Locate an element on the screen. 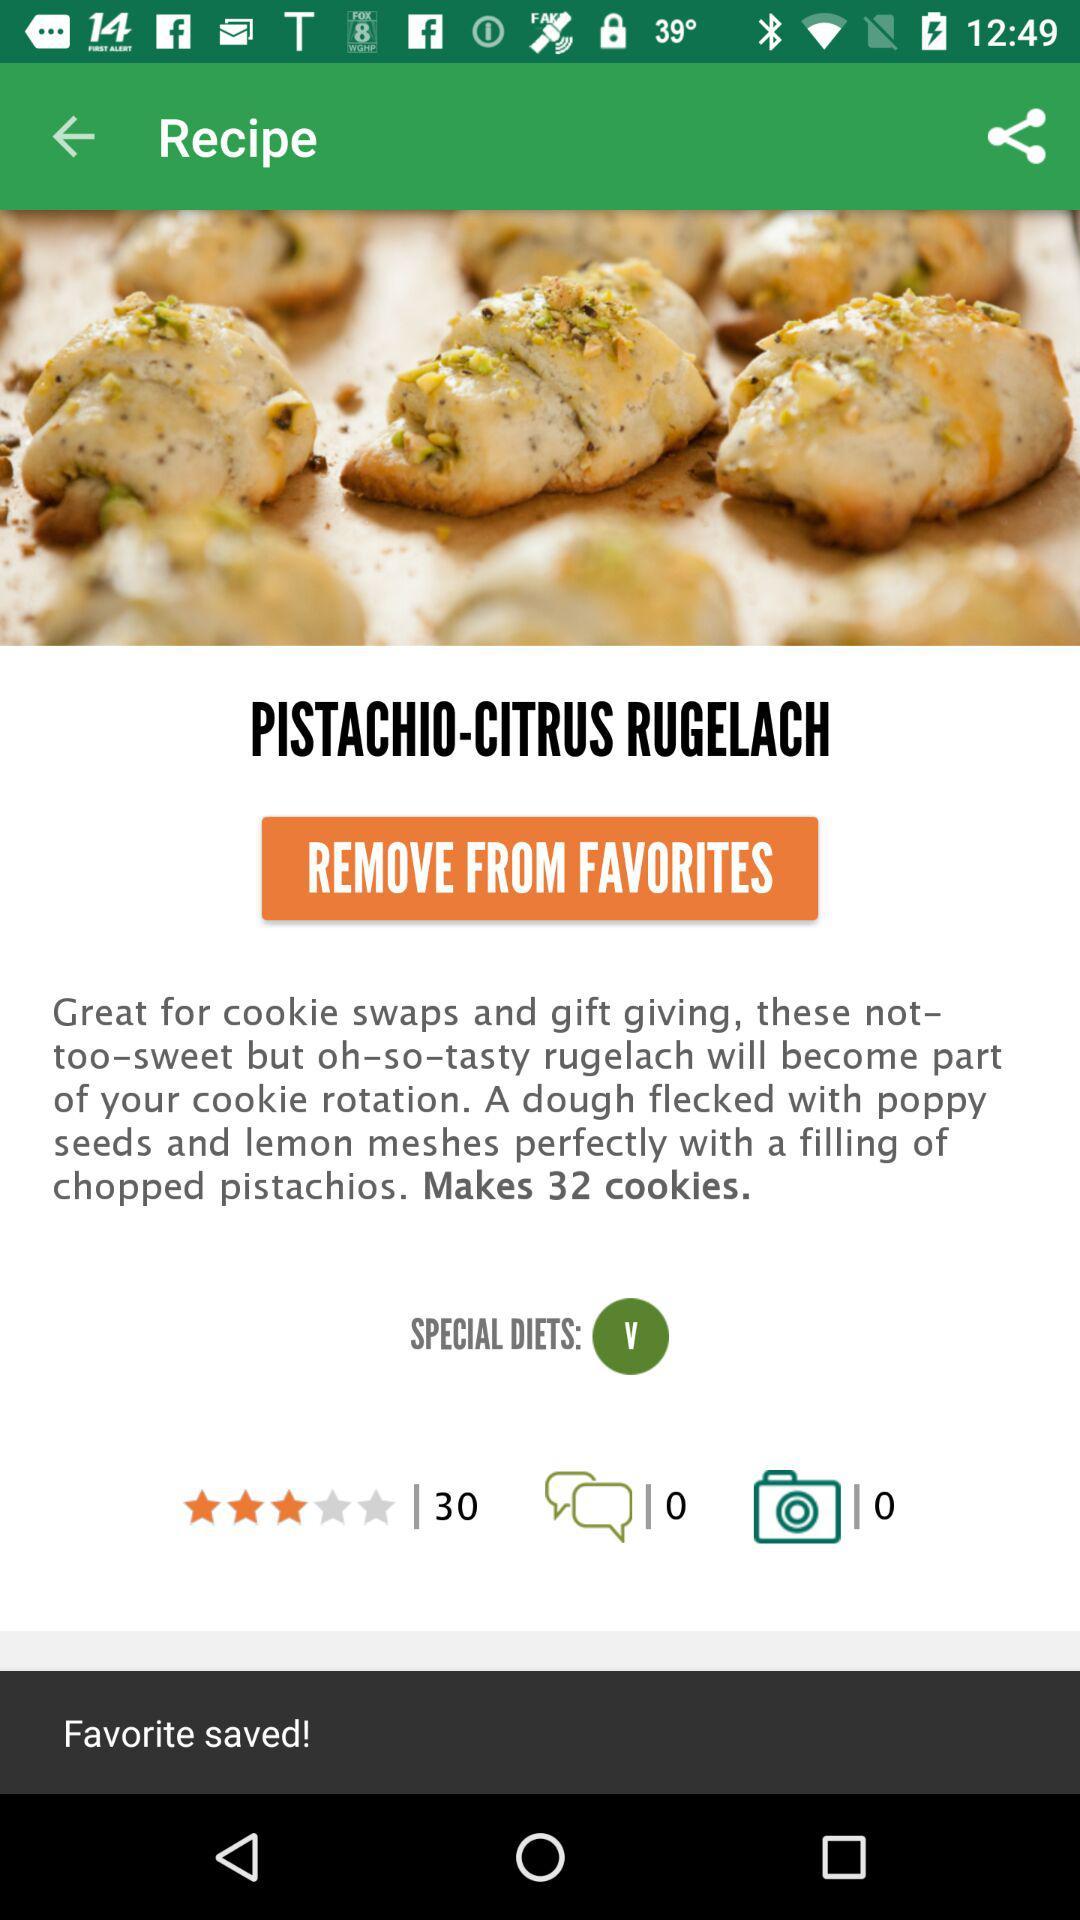  the item above the pistachio-citrus rugelach is located at coordinates (72, 135).